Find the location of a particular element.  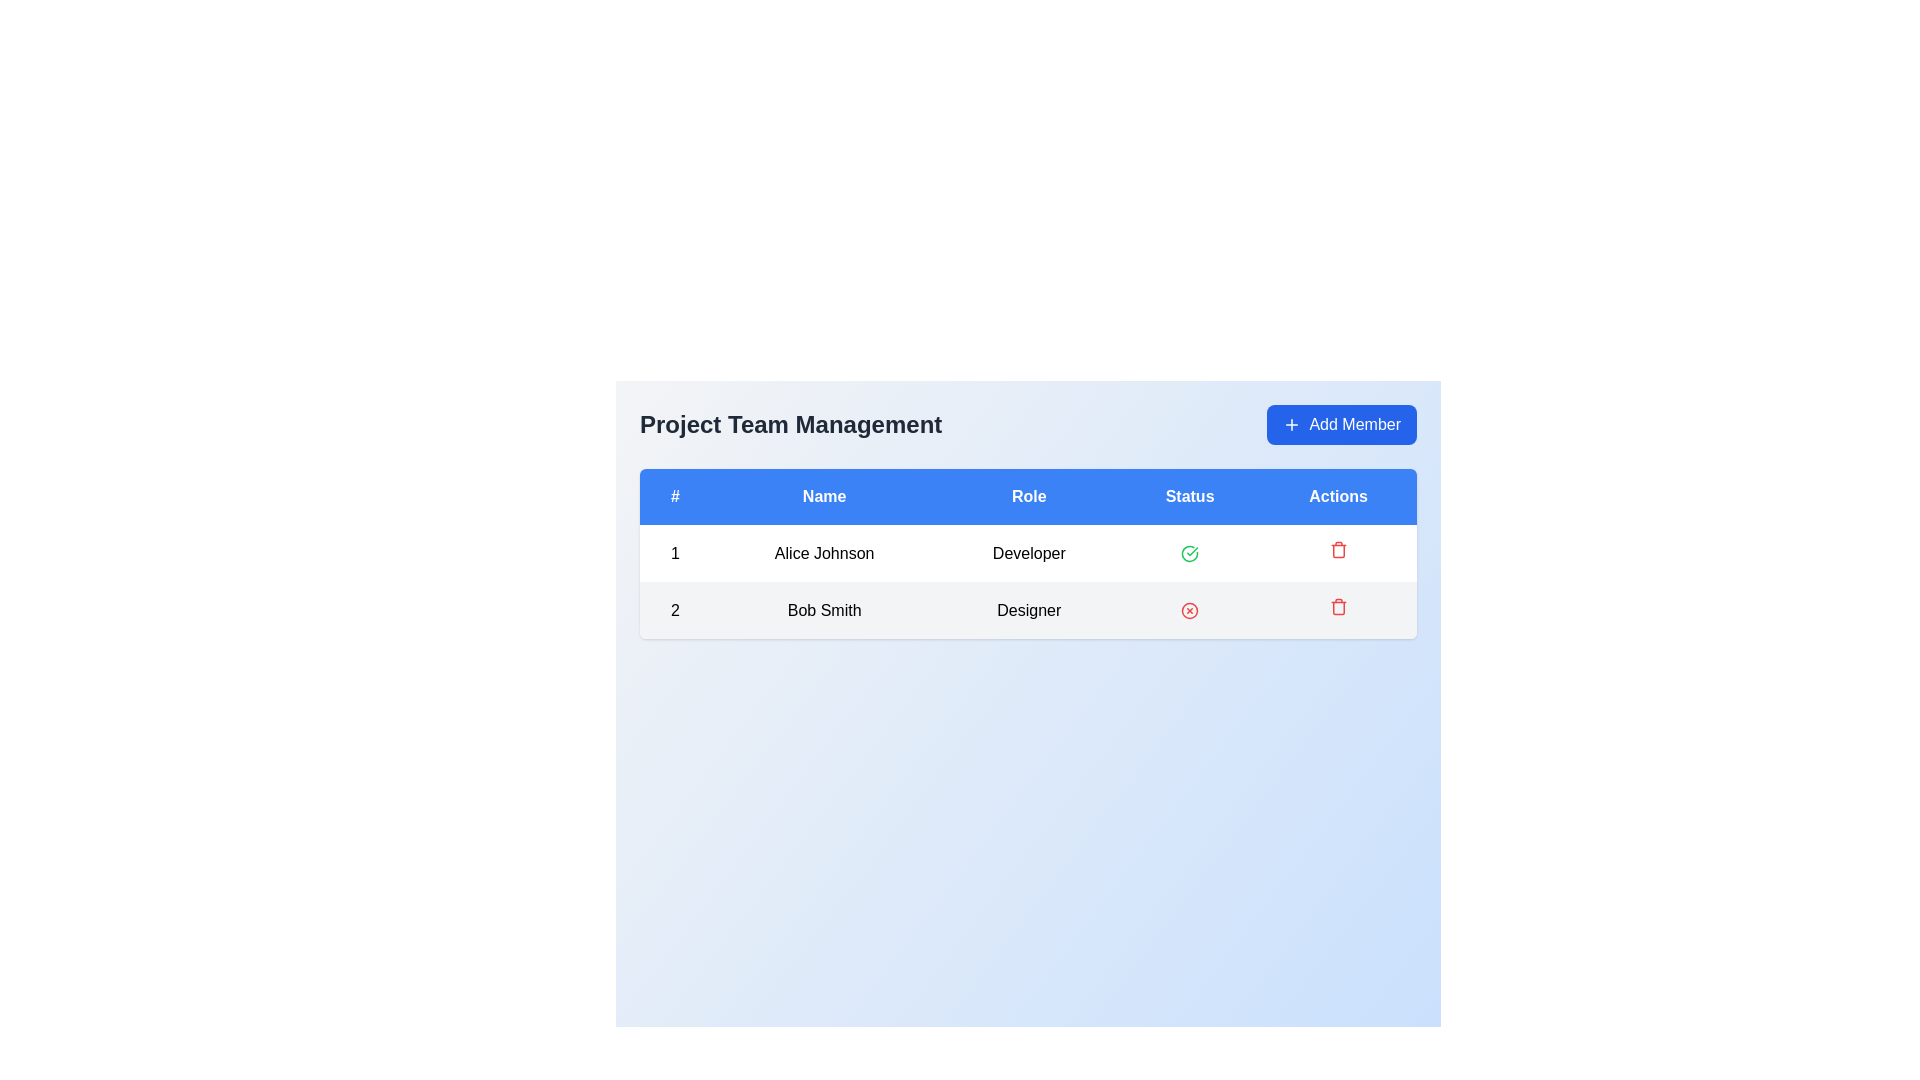

the red circular icon with a white background and a red 'X' symbol in the middle, located in the 'Status' column in the second row of the table for 'Bob Smith' is located at coordinates (1190, 609).